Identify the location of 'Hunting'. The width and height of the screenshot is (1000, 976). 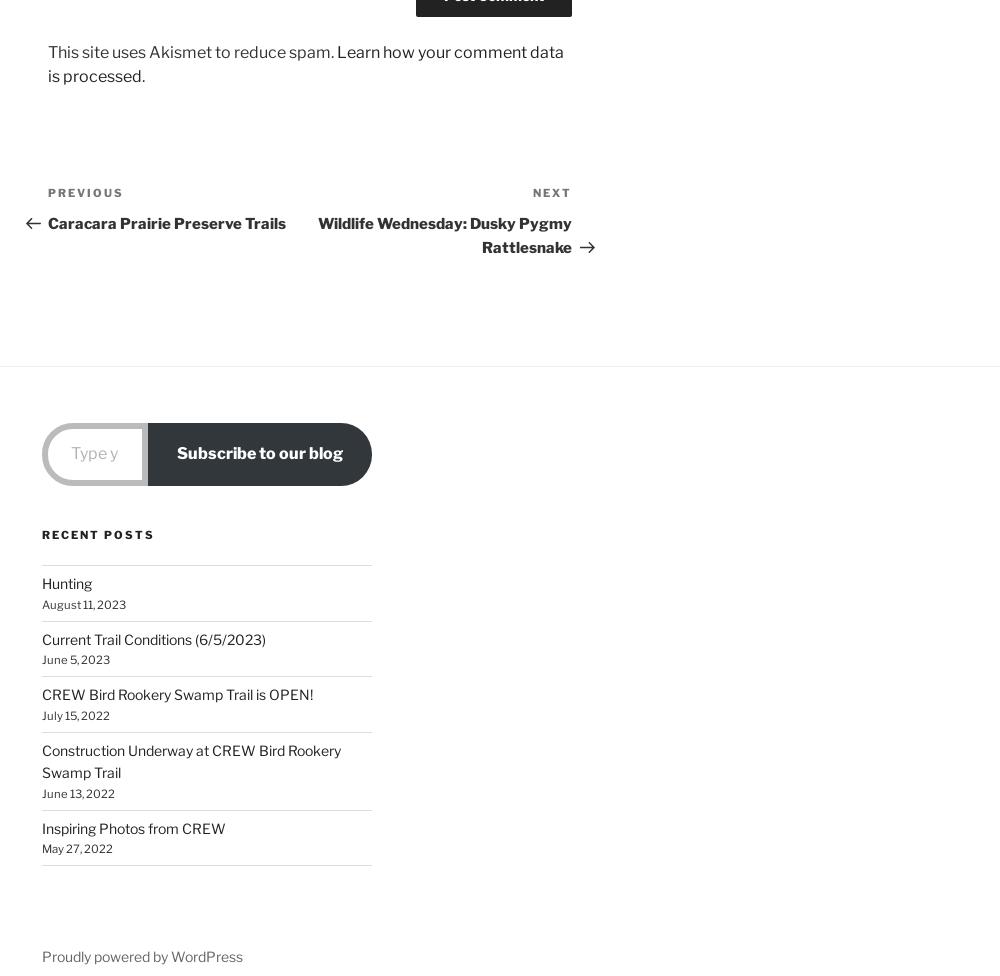
(66, 583).